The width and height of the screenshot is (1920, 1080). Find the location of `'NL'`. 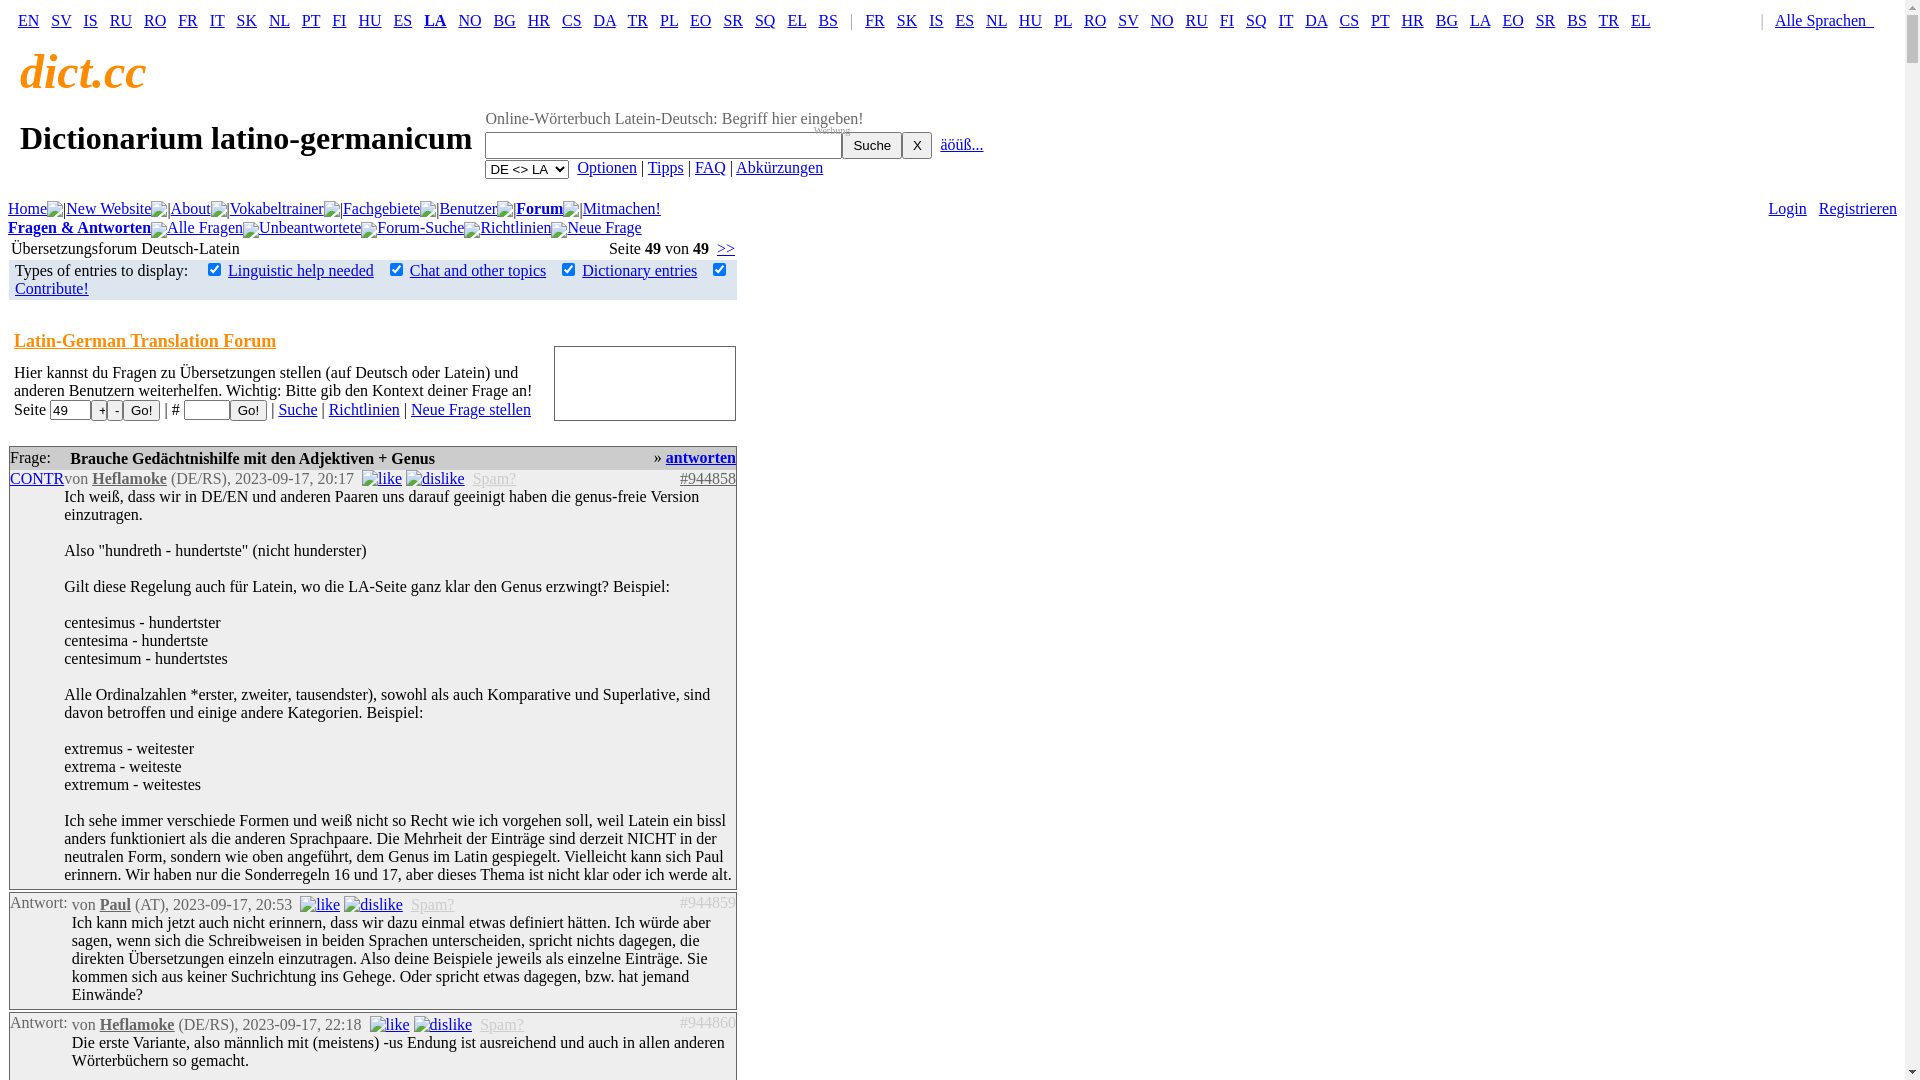

'NL' is located at coordinates (996, 20).